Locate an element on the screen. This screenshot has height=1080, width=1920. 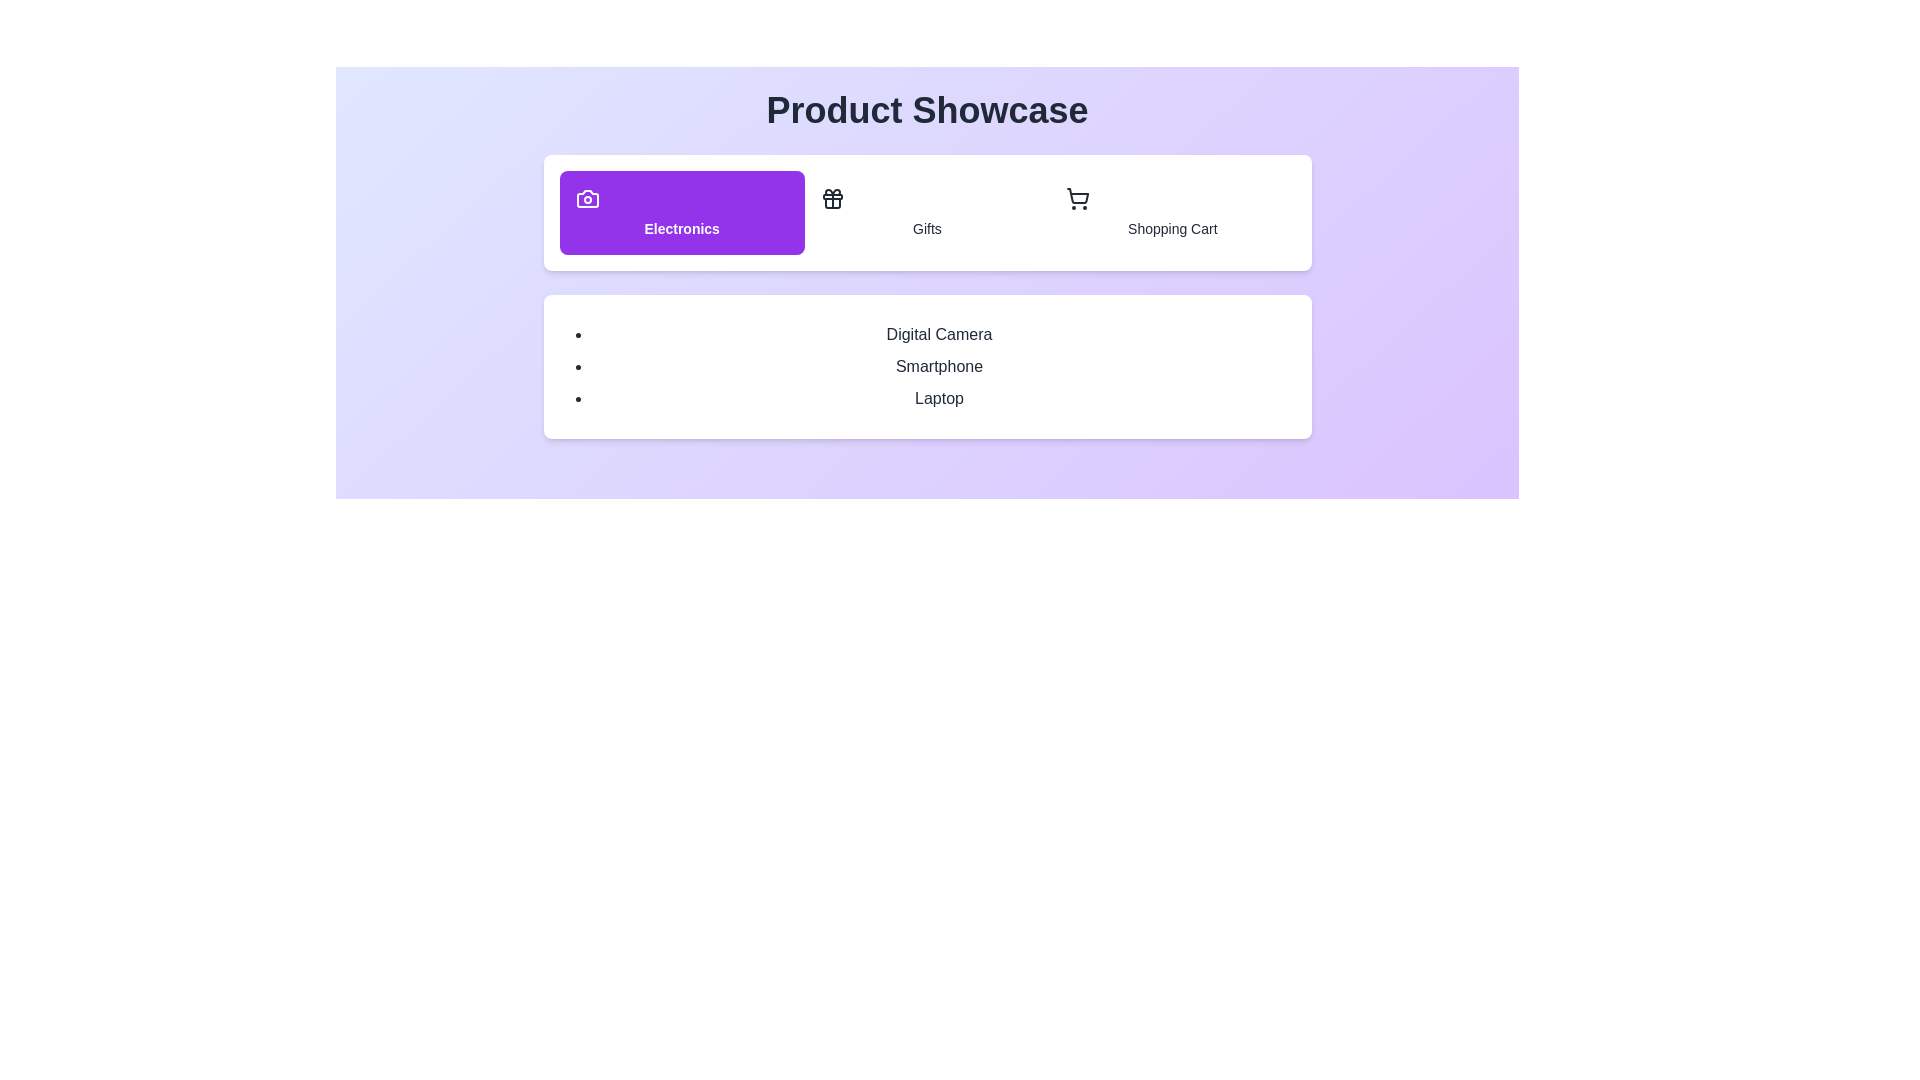
the 'Gifts' text label, which is part of a button with a white background and rounded corners, located centrally in a navigation bar is located at coordinates (926, 227).